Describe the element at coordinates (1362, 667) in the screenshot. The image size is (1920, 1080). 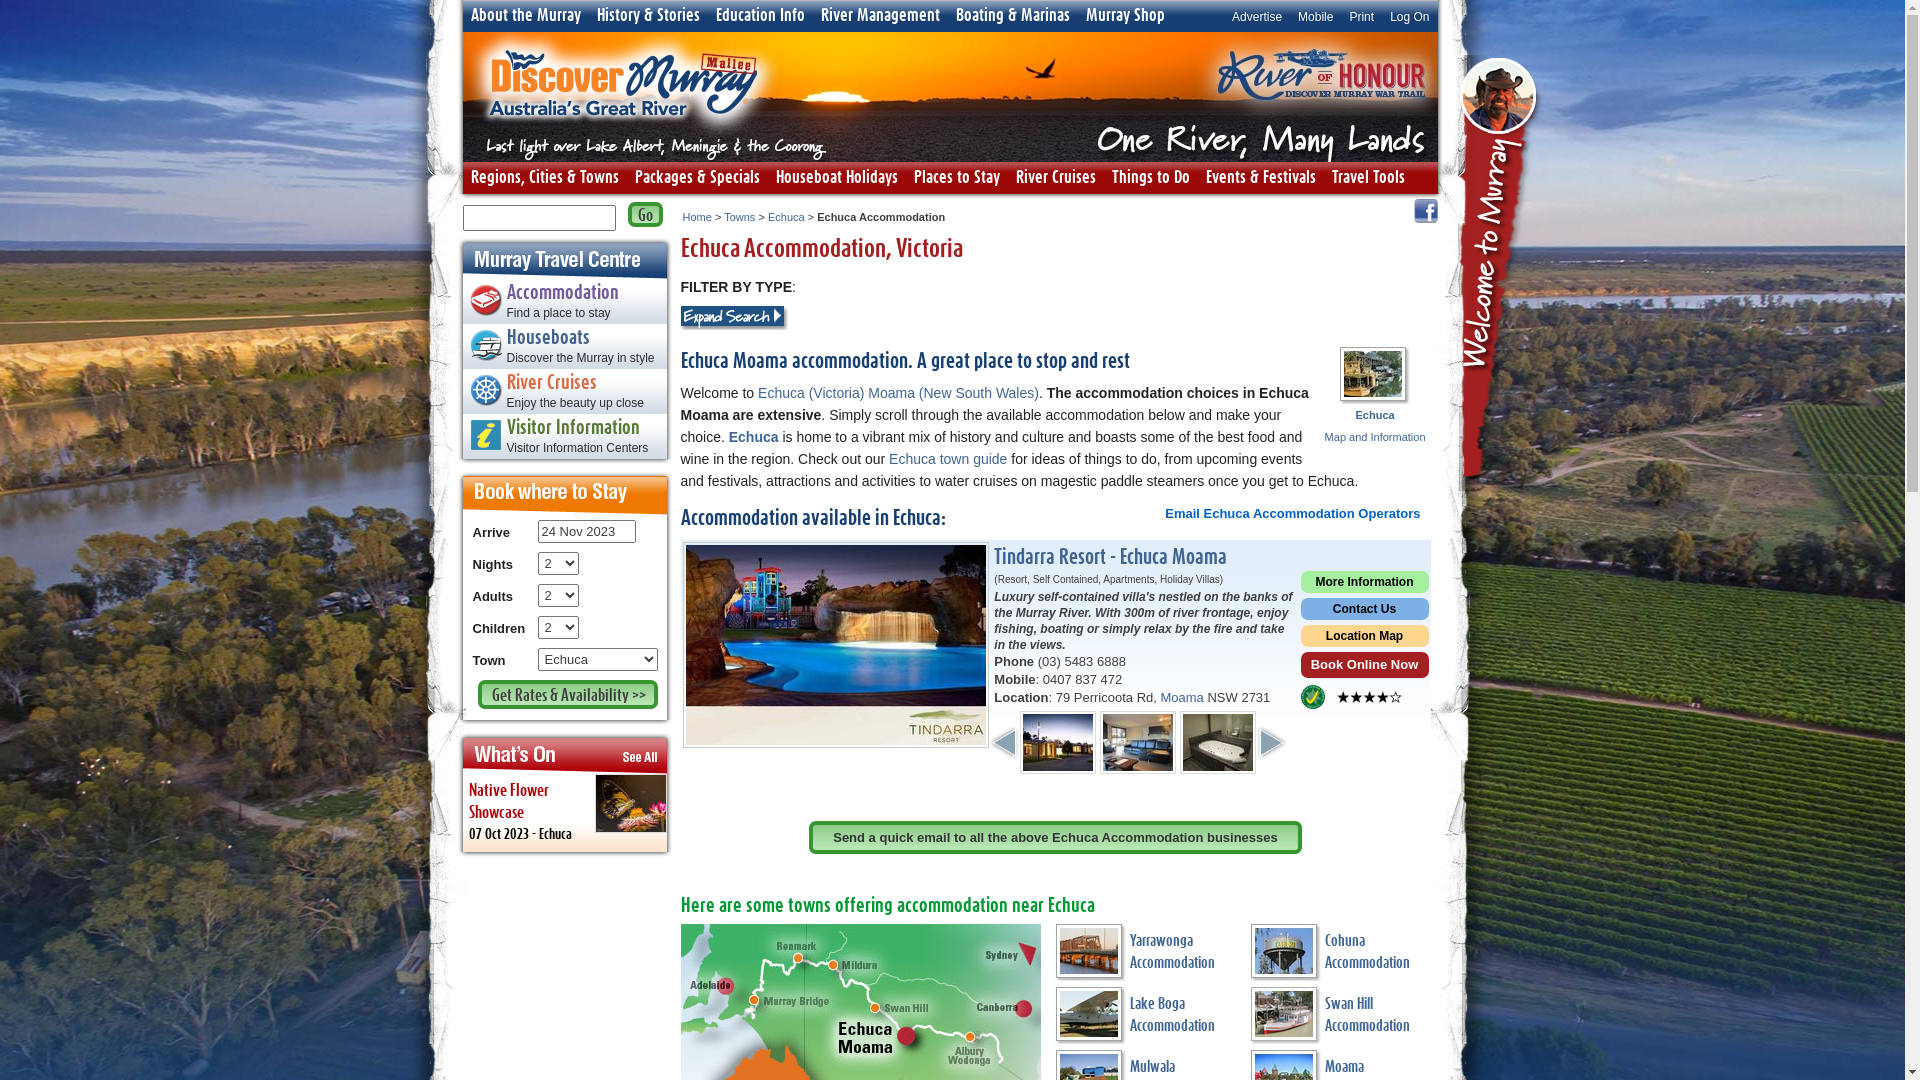
I see `'Book Online Now'` at that location.